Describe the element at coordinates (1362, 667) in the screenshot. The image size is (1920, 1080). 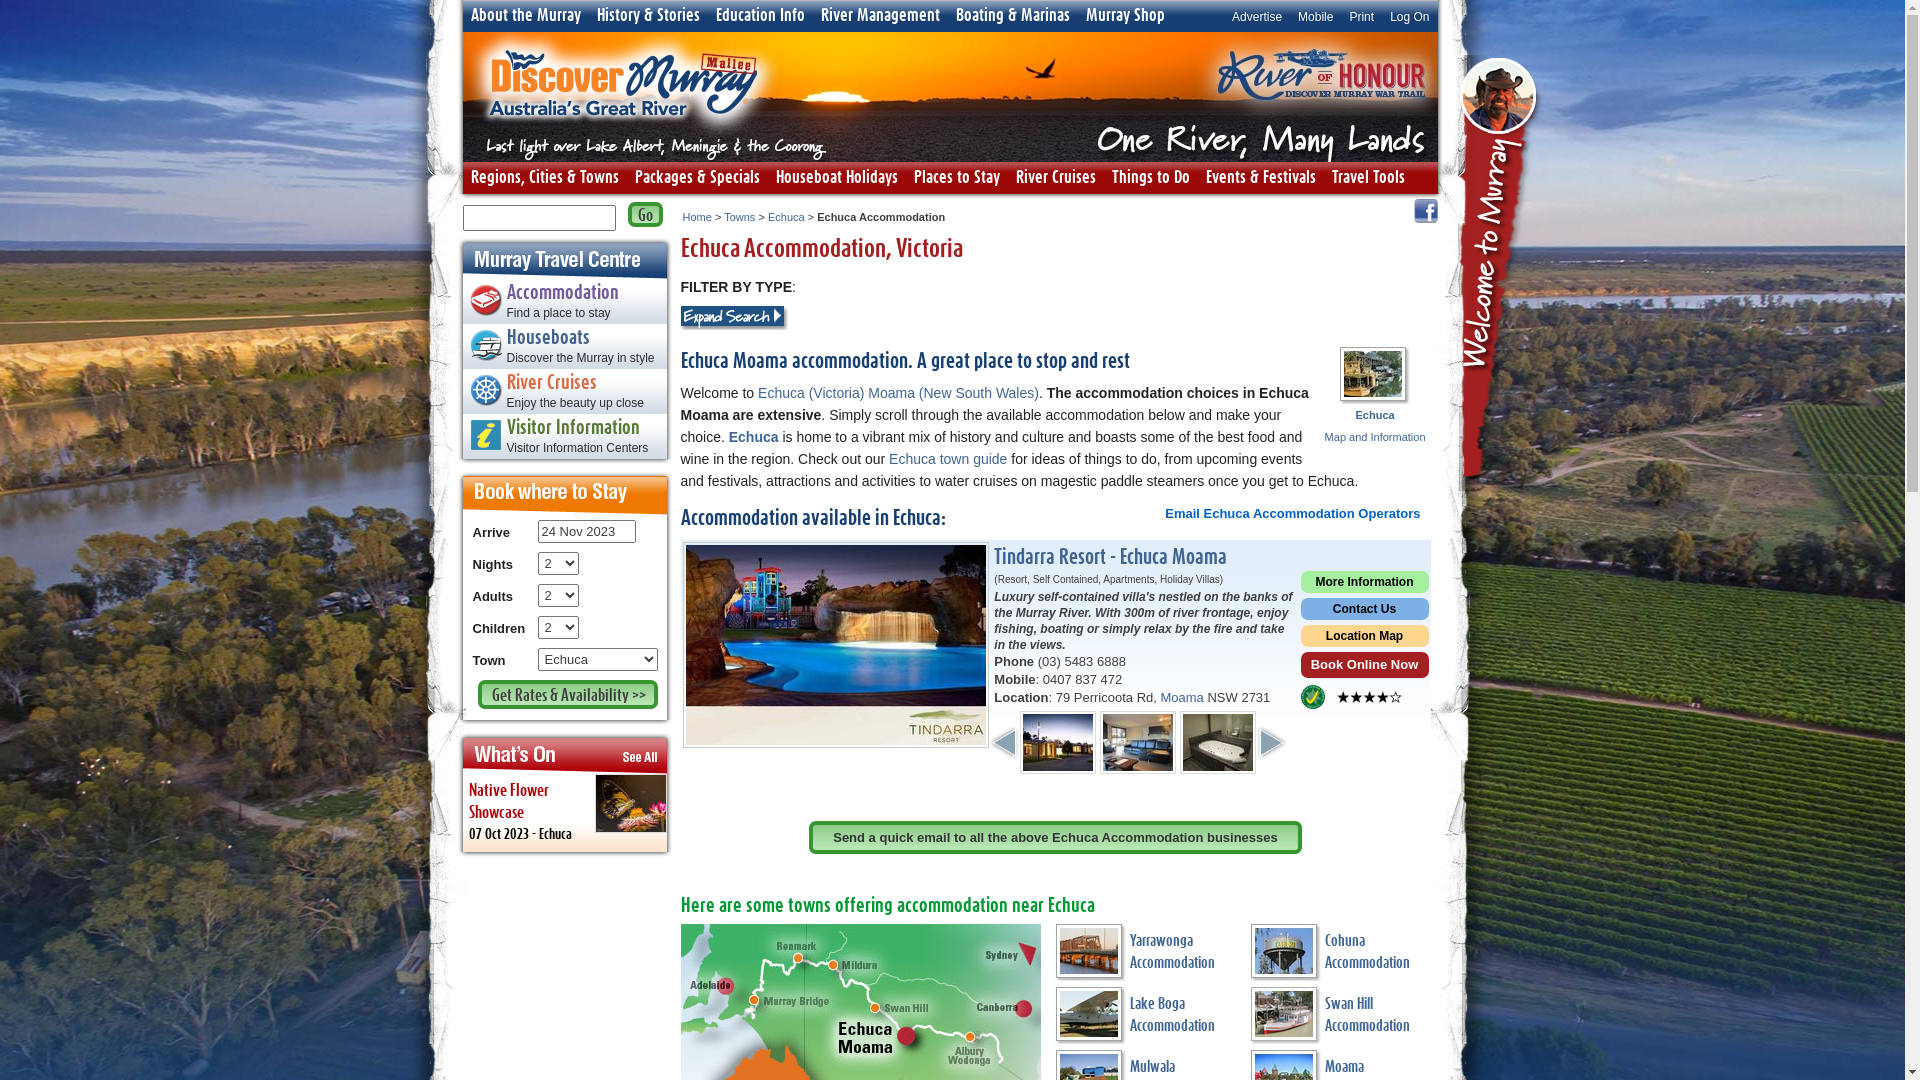
I see `'Book Online Now'` at that location.